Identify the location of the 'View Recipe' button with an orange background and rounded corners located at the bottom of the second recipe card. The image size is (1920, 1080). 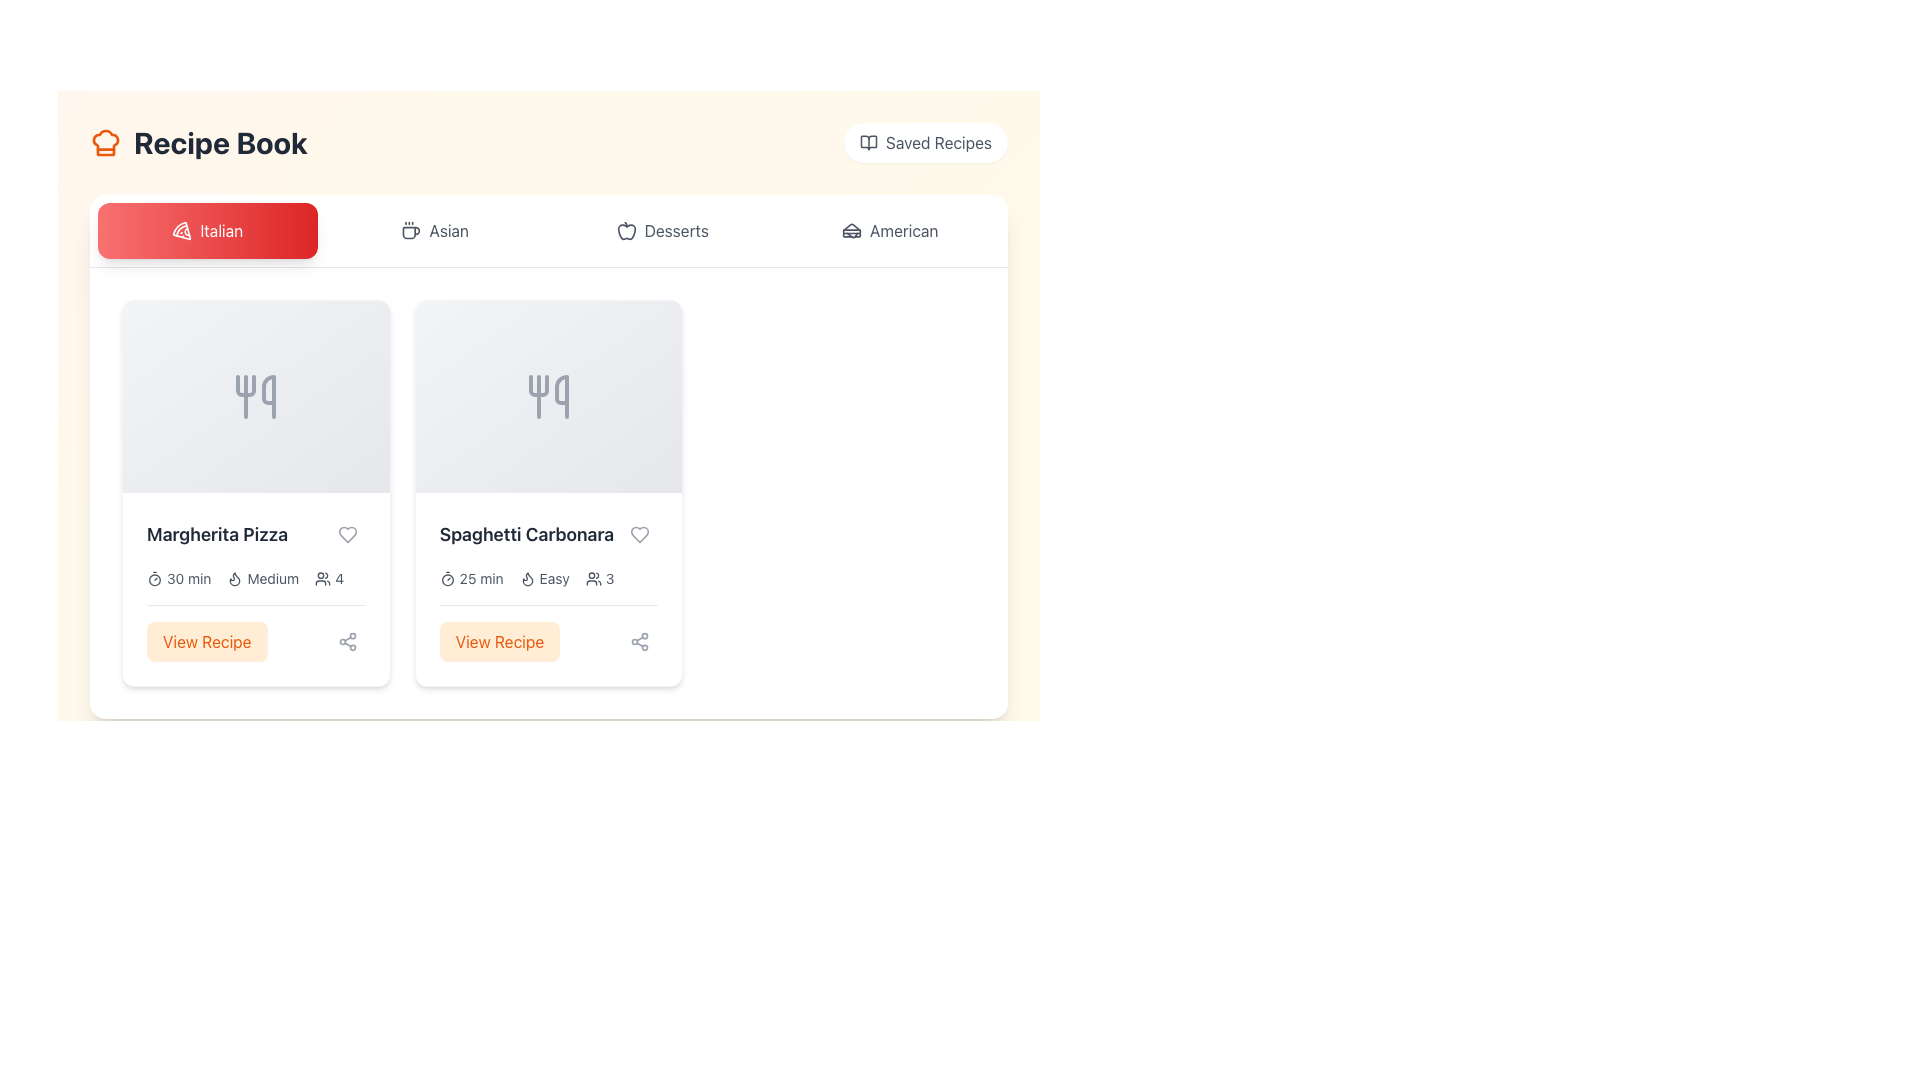
(548, 633).